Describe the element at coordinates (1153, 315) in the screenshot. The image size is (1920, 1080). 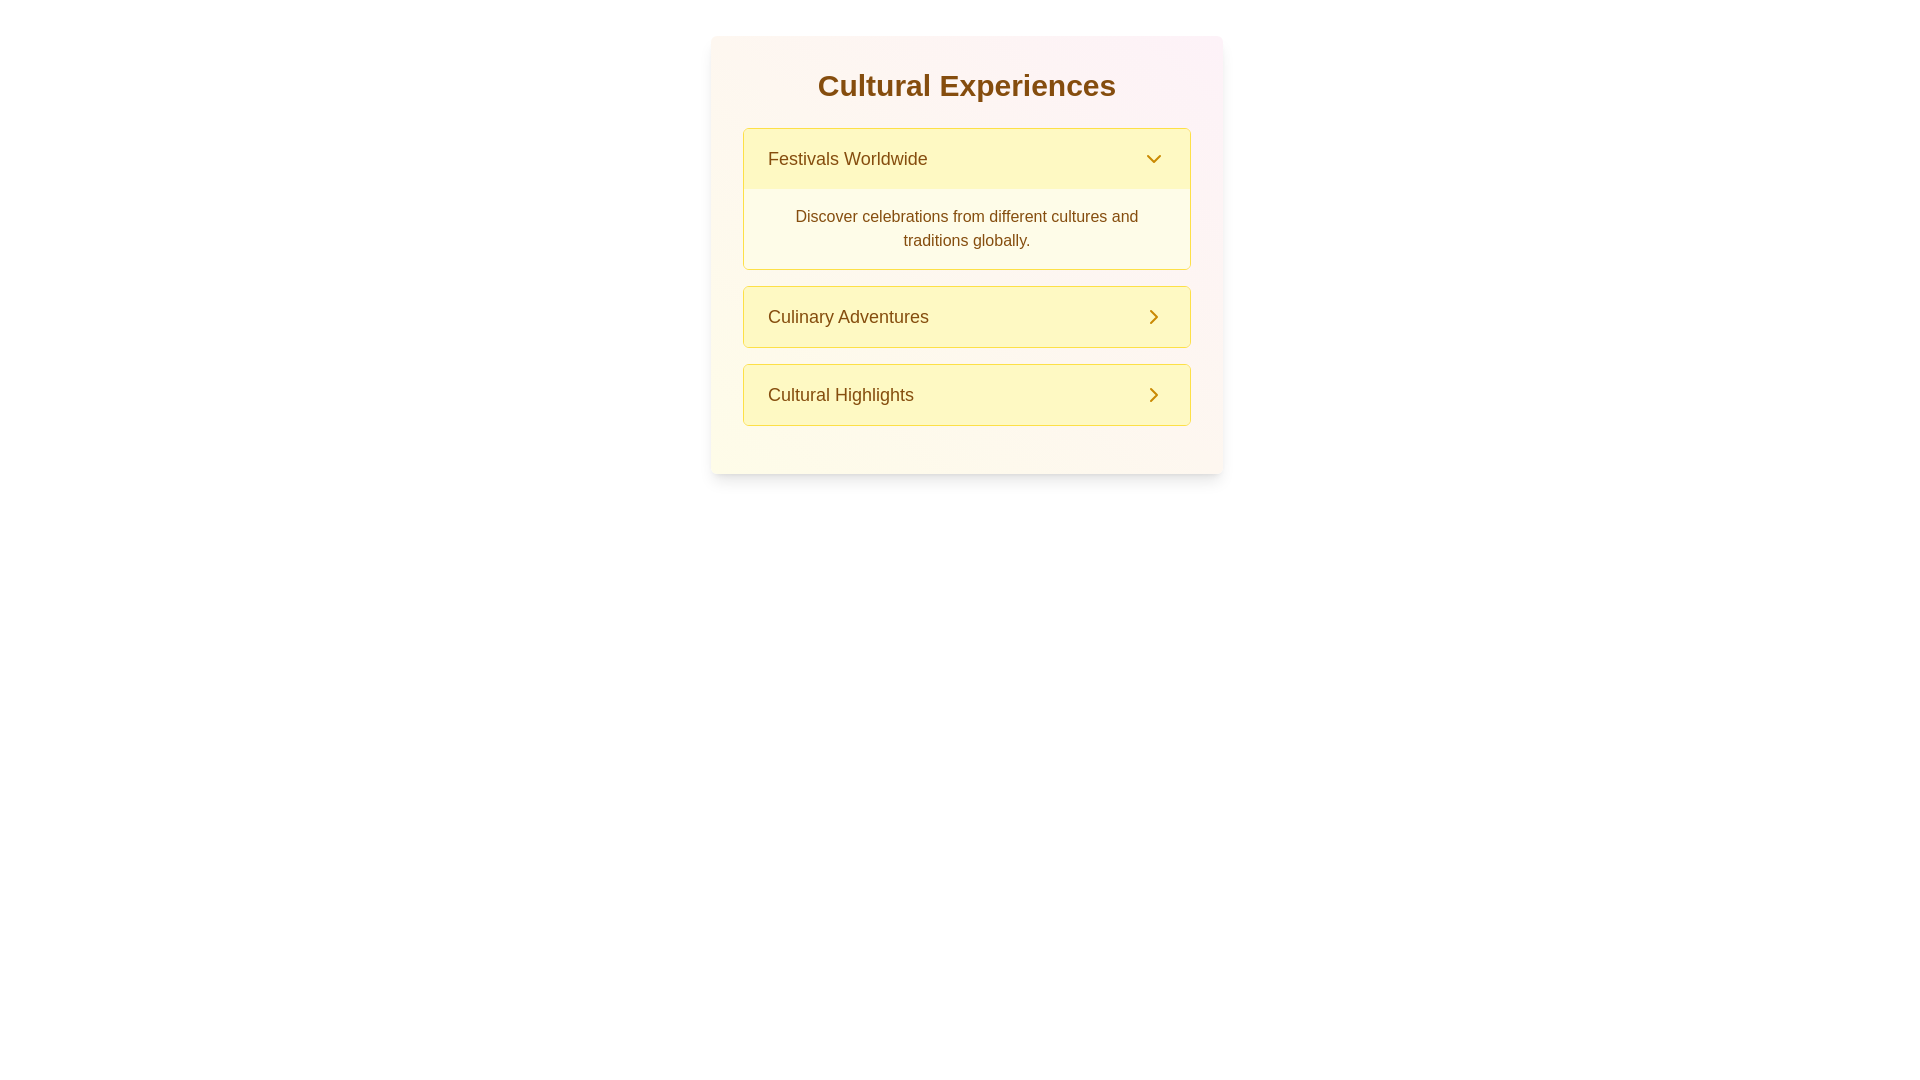
I see `the 'Cultural Highlights' button located at the bottom of the 'Cultural Experiences' section` at that location.